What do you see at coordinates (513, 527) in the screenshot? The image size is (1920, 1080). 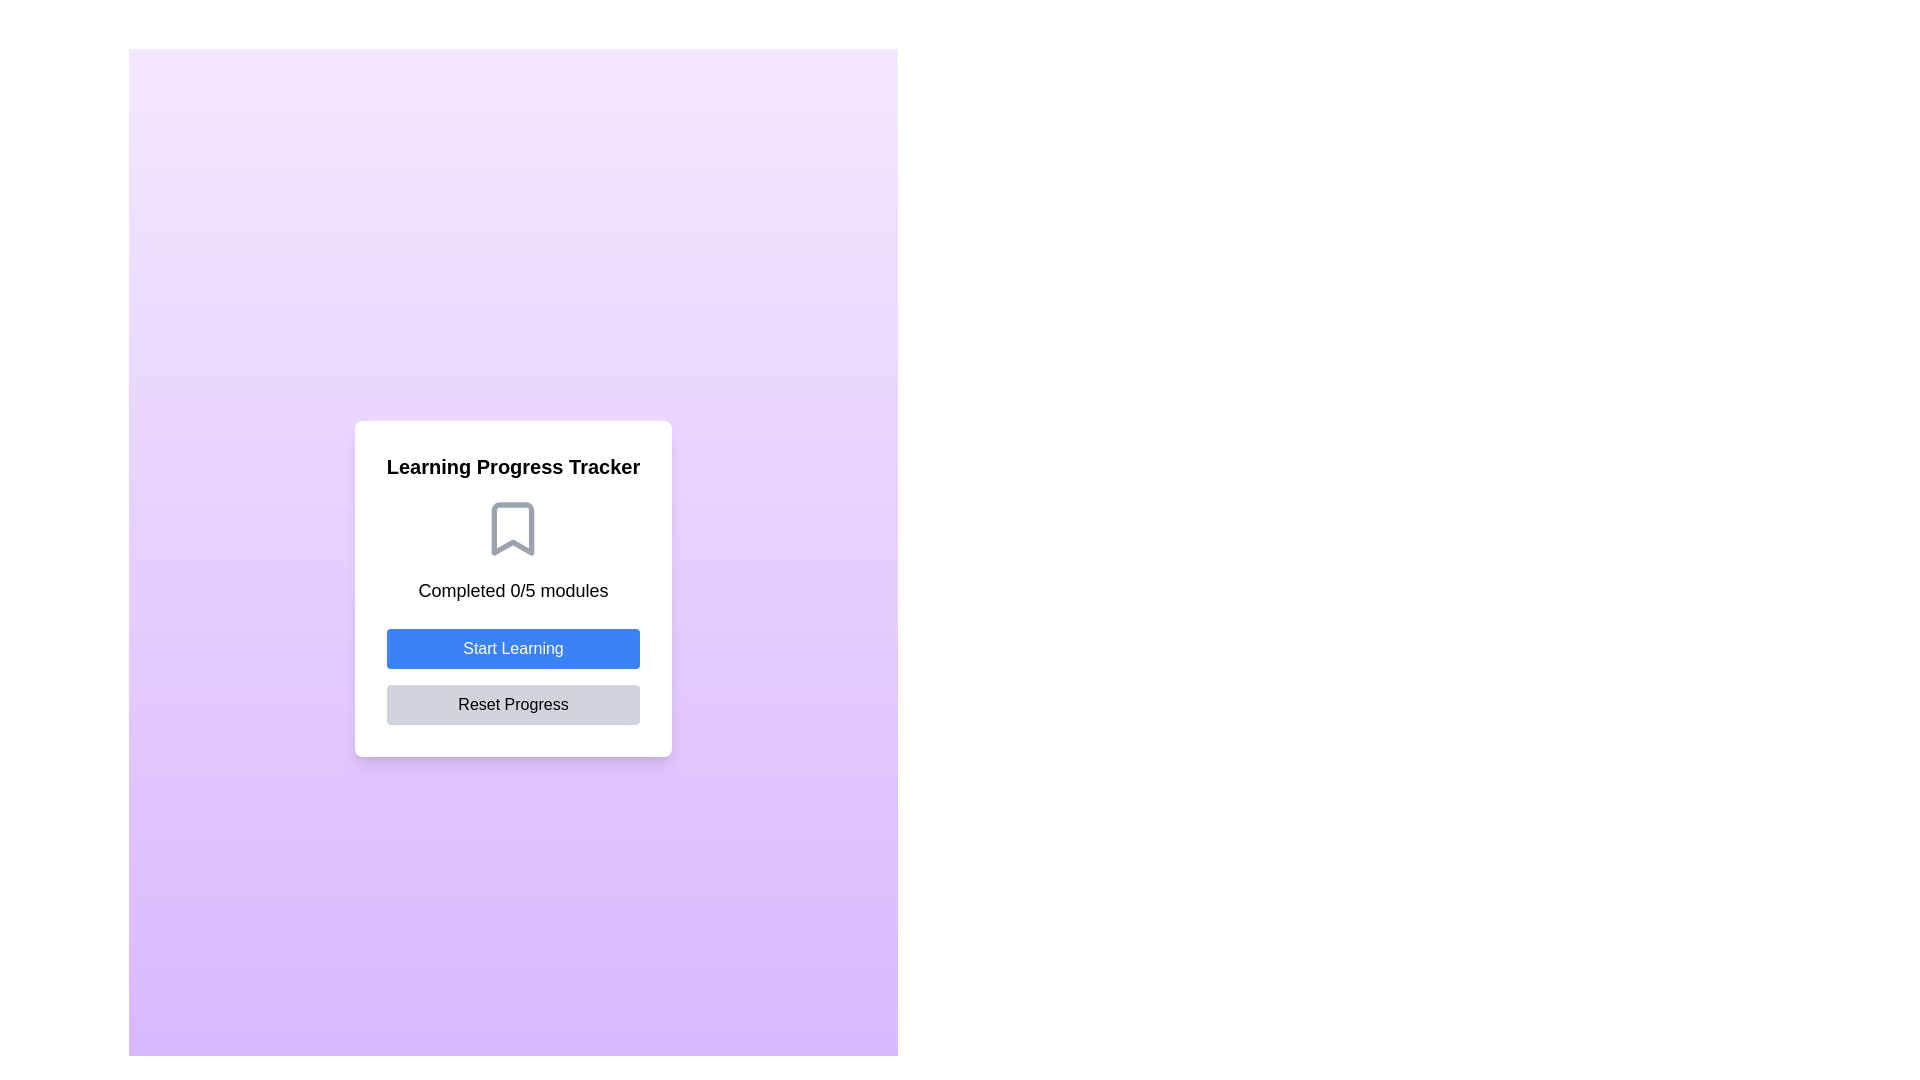 I see `the Informational Display, which is the first visual section in the card located above the 'Start Learning' and 'Reset Progress' buttons` at bounding box center [513, 527].